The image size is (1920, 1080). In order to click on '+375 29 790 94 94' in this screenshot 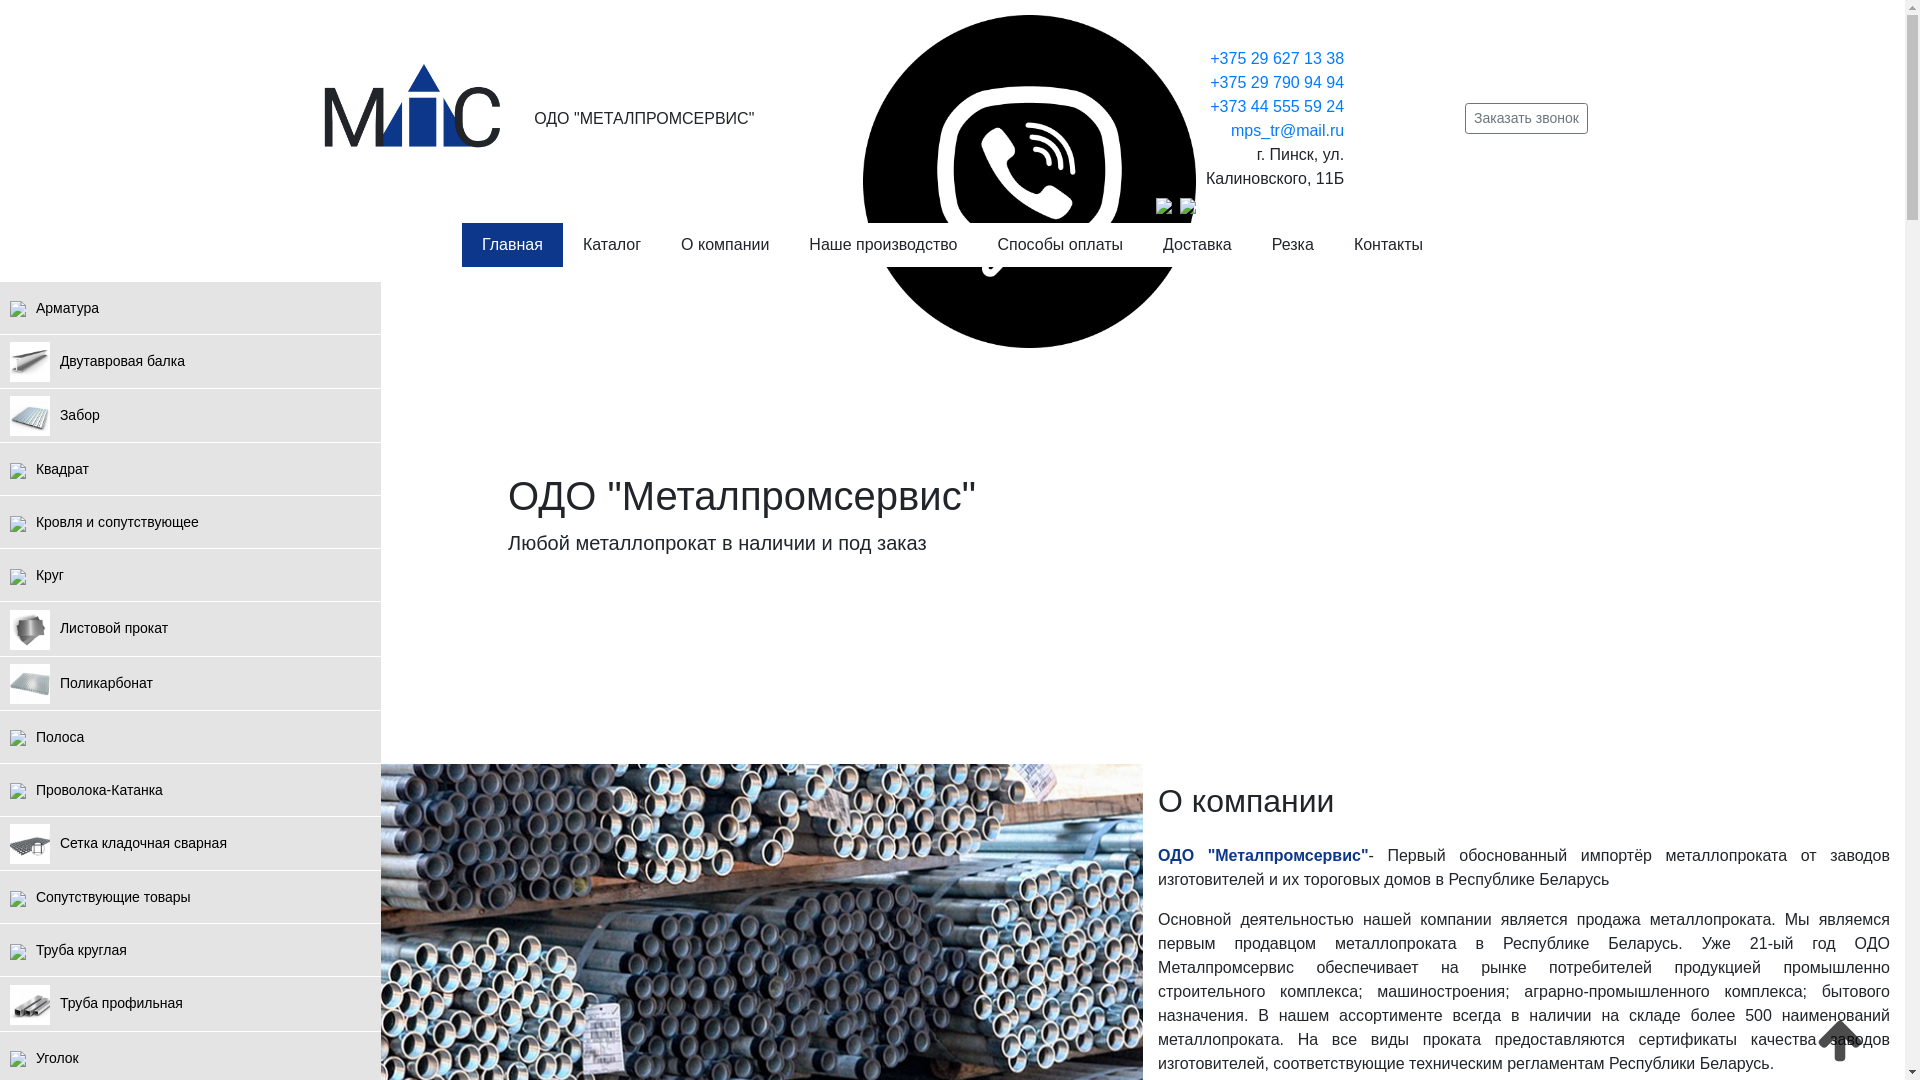, I will do `click(1275, 81)`.